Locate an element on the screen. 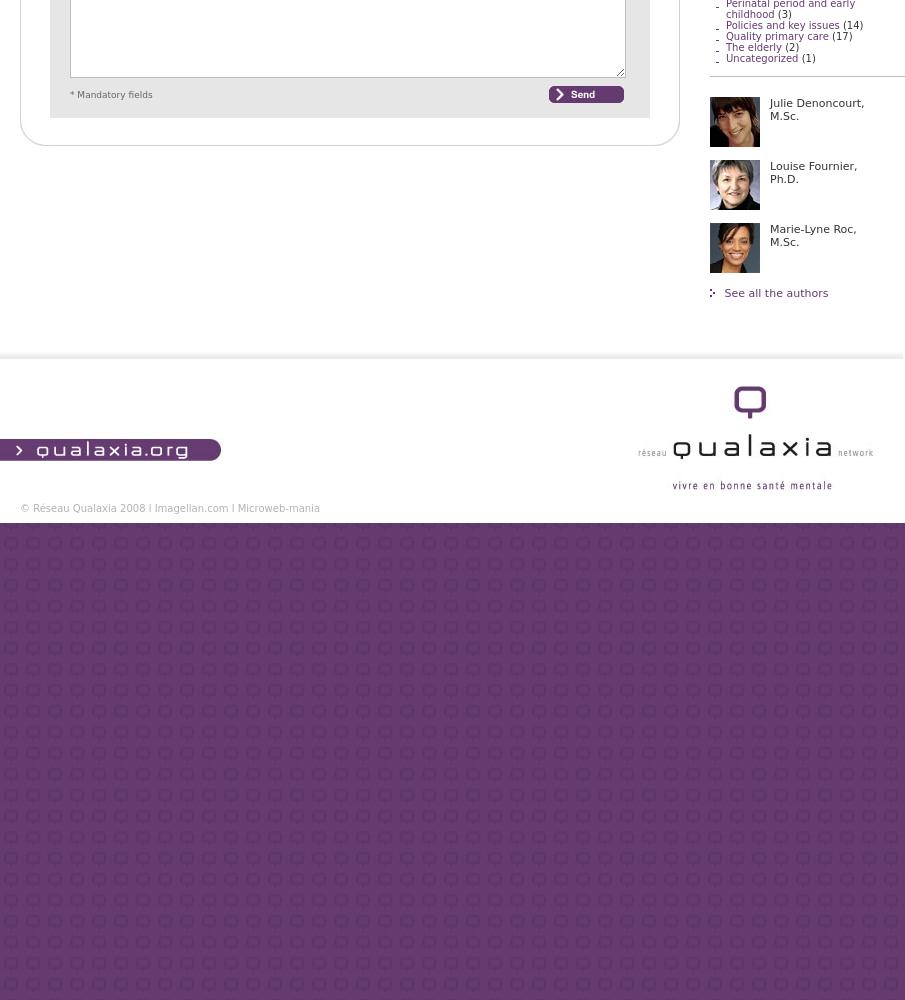  '(1)' is located at coordinates (798, 58).